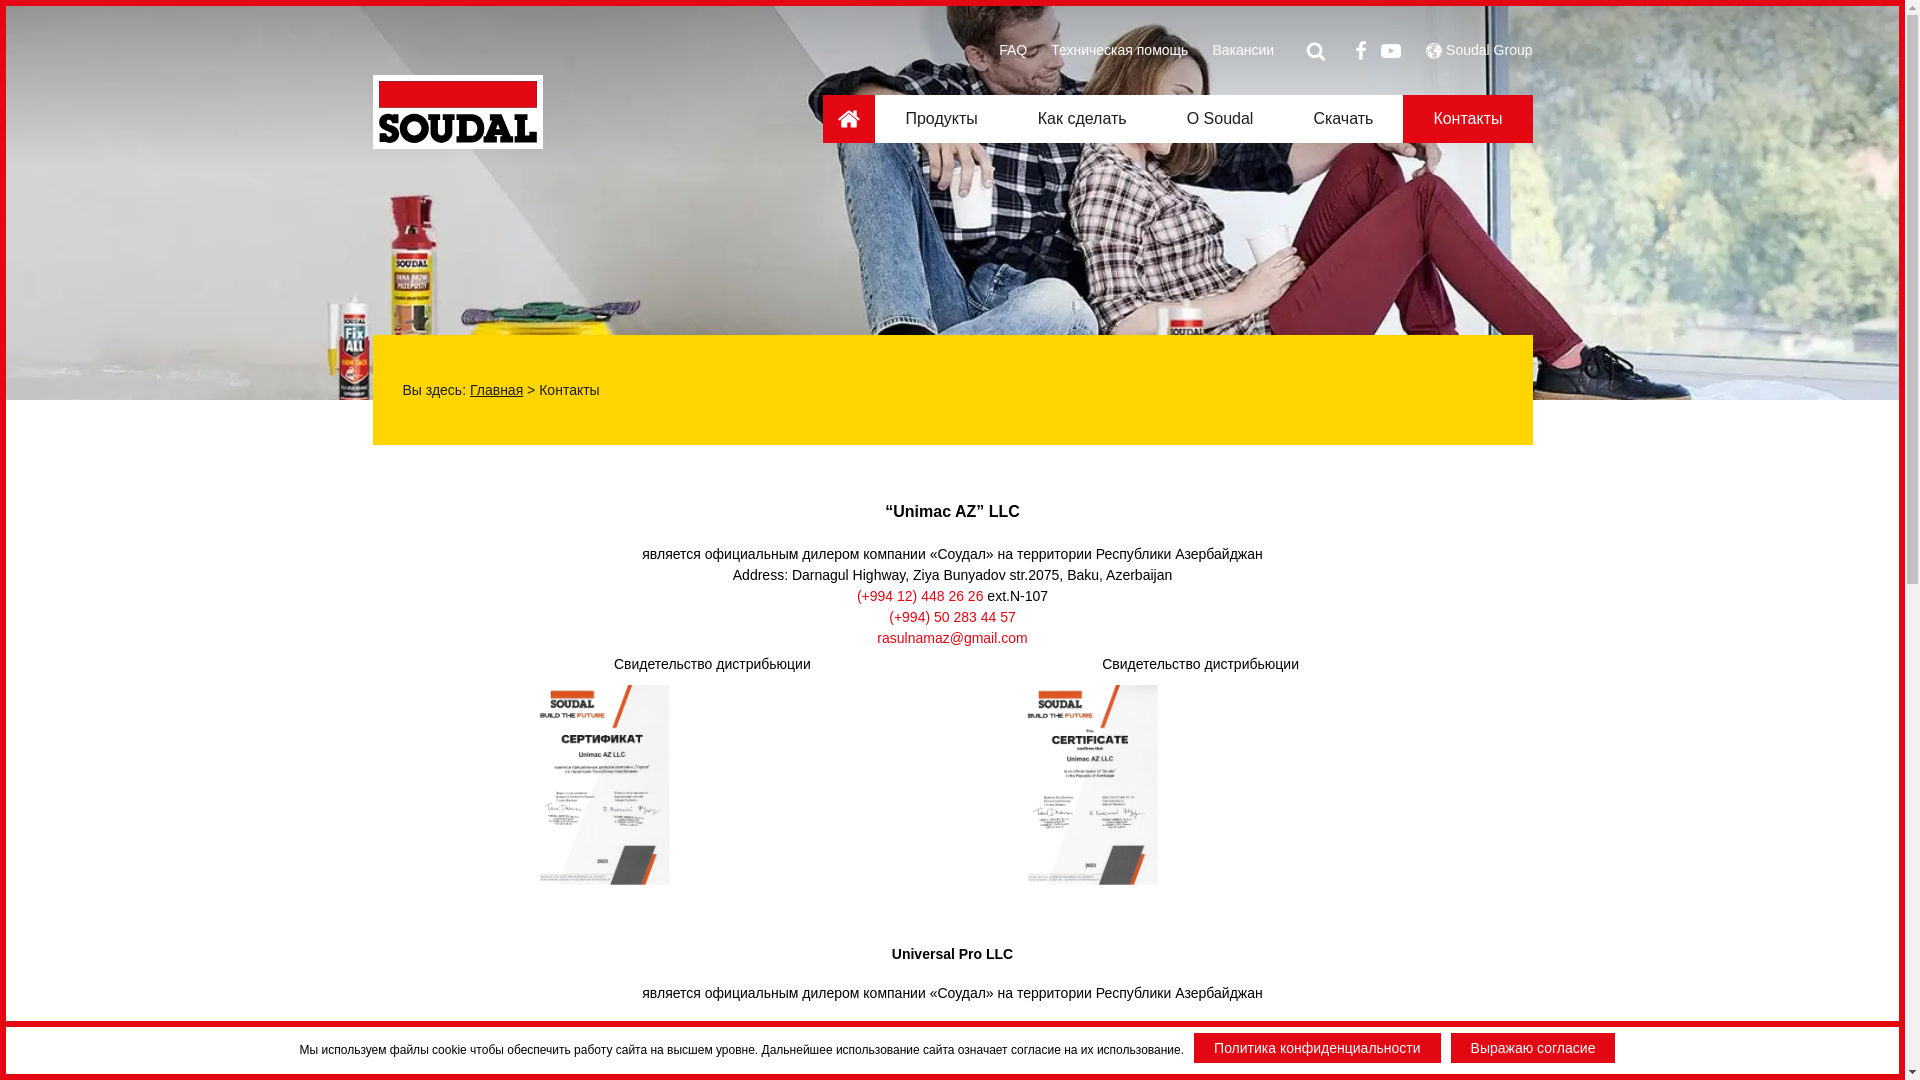  Describe the element at coordinates (919, 595) in the screenshot. I see `'(+994 12) 448 26 26'` at that location.